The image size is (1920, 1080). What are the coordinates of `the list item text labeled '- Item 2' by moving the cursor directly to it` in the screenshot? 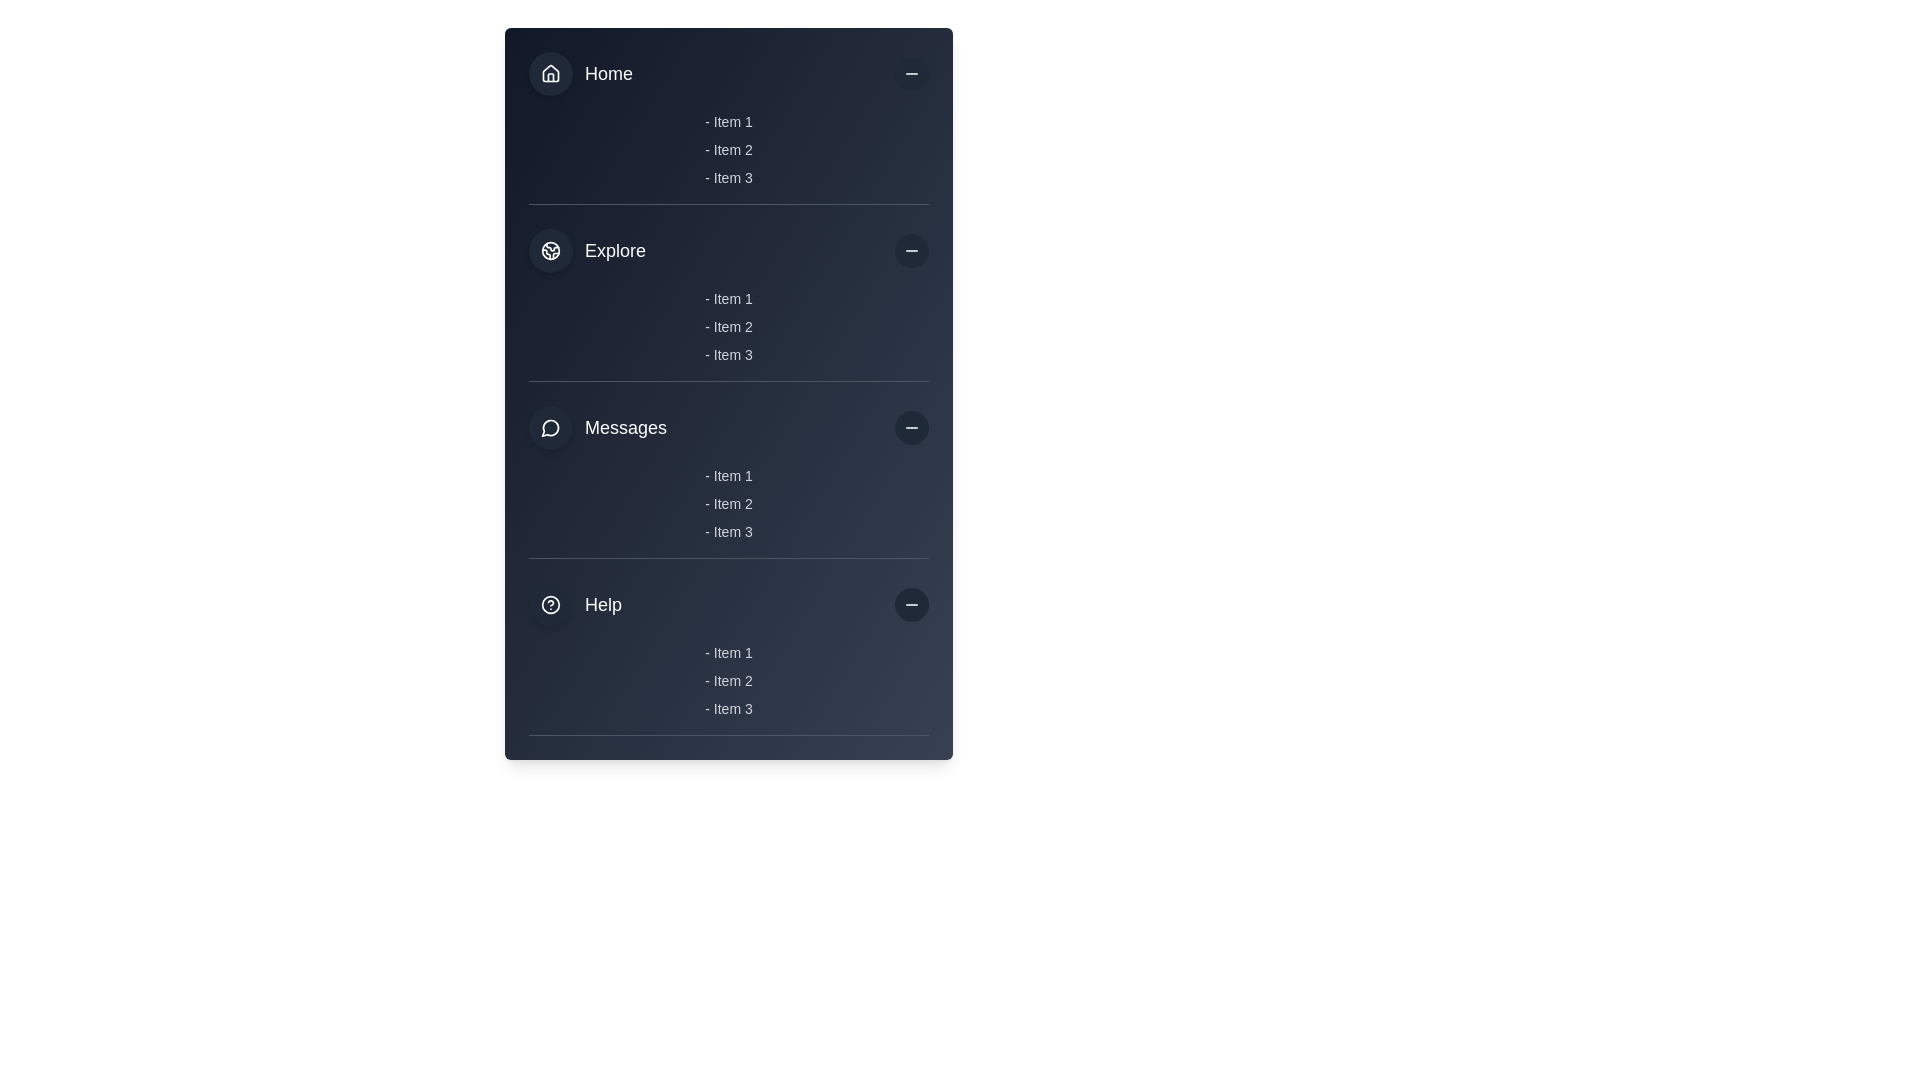 It's located at (728, 149).